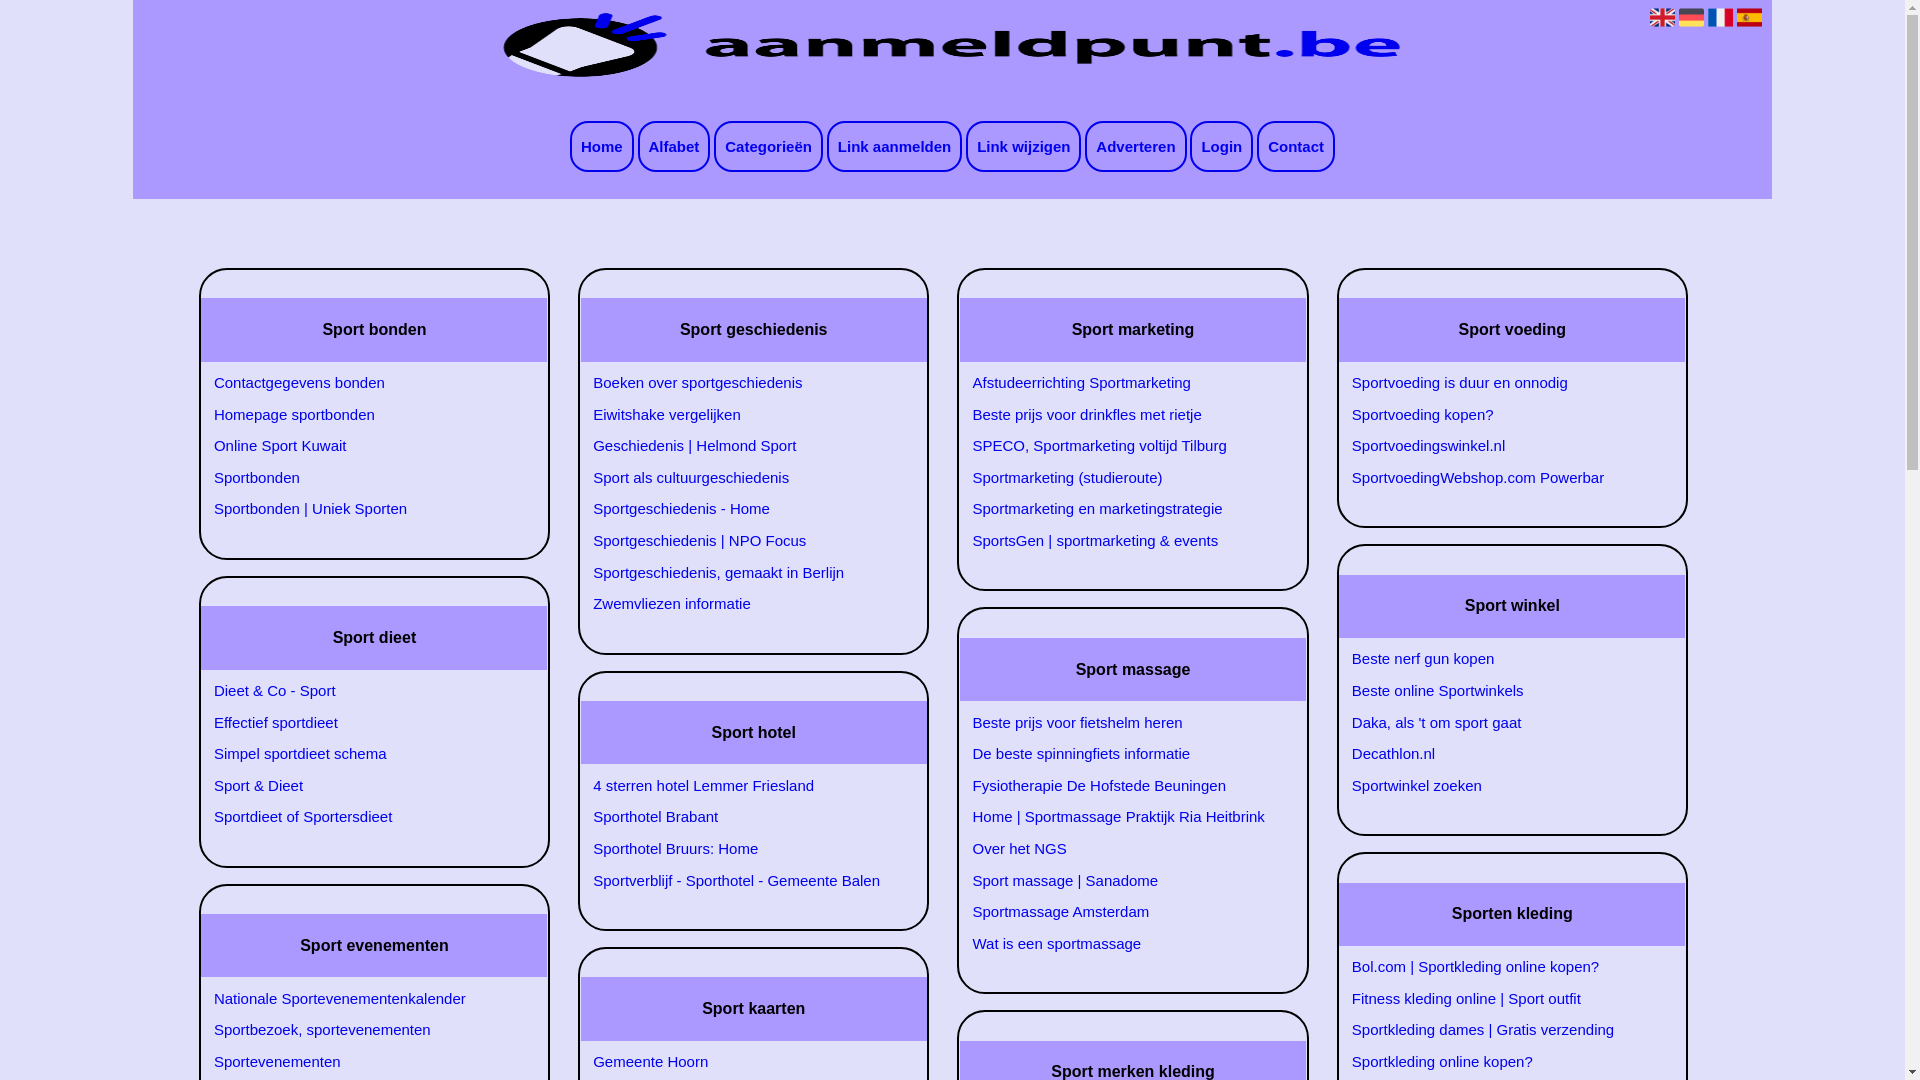  What do you see at coordinates (741, 848) in the screenshot?
I see `'Sporthotel Bruurs: Home'` at bounding box center [741, 848].